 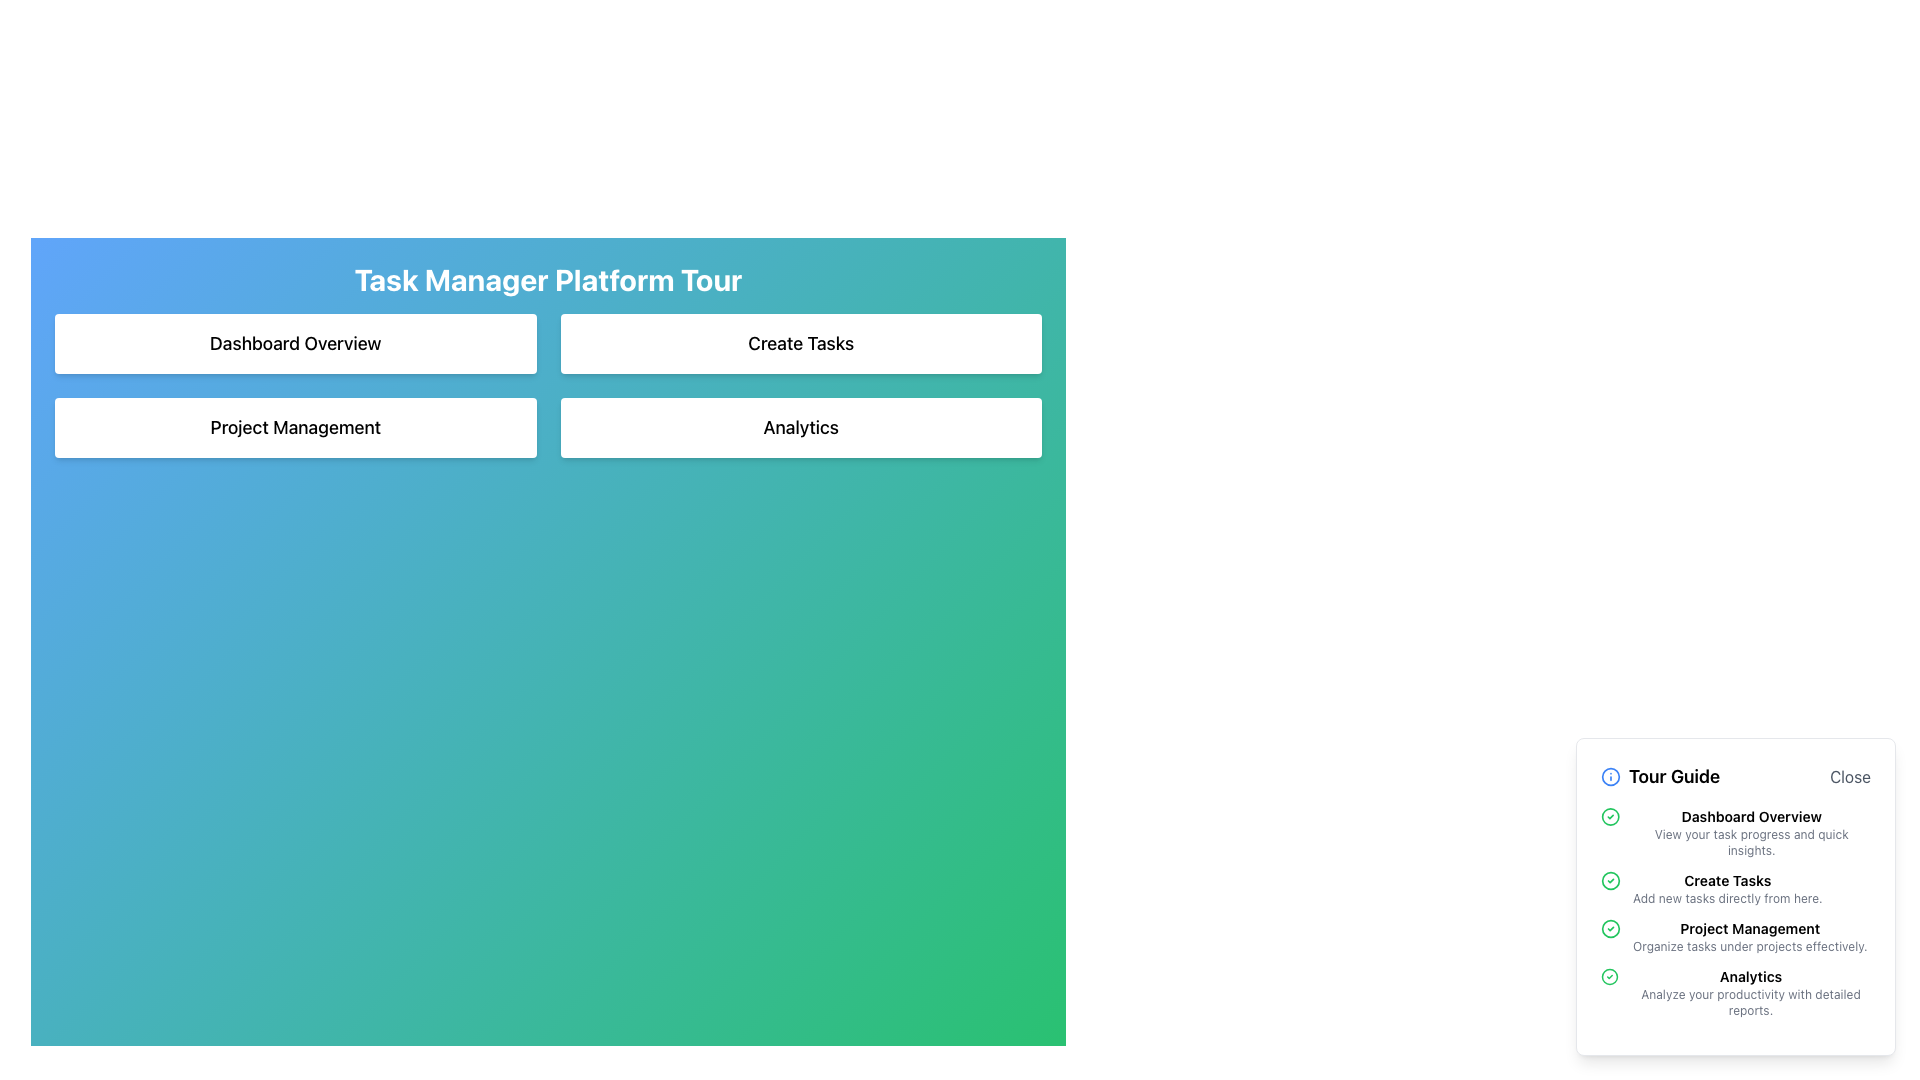 I want to click on the informative text block titled 'Create Tasks' that describes adding new tasks, located in the center-right segment of the dialog box under the 'Tour Guide' header, so click(x=1735, y=887).